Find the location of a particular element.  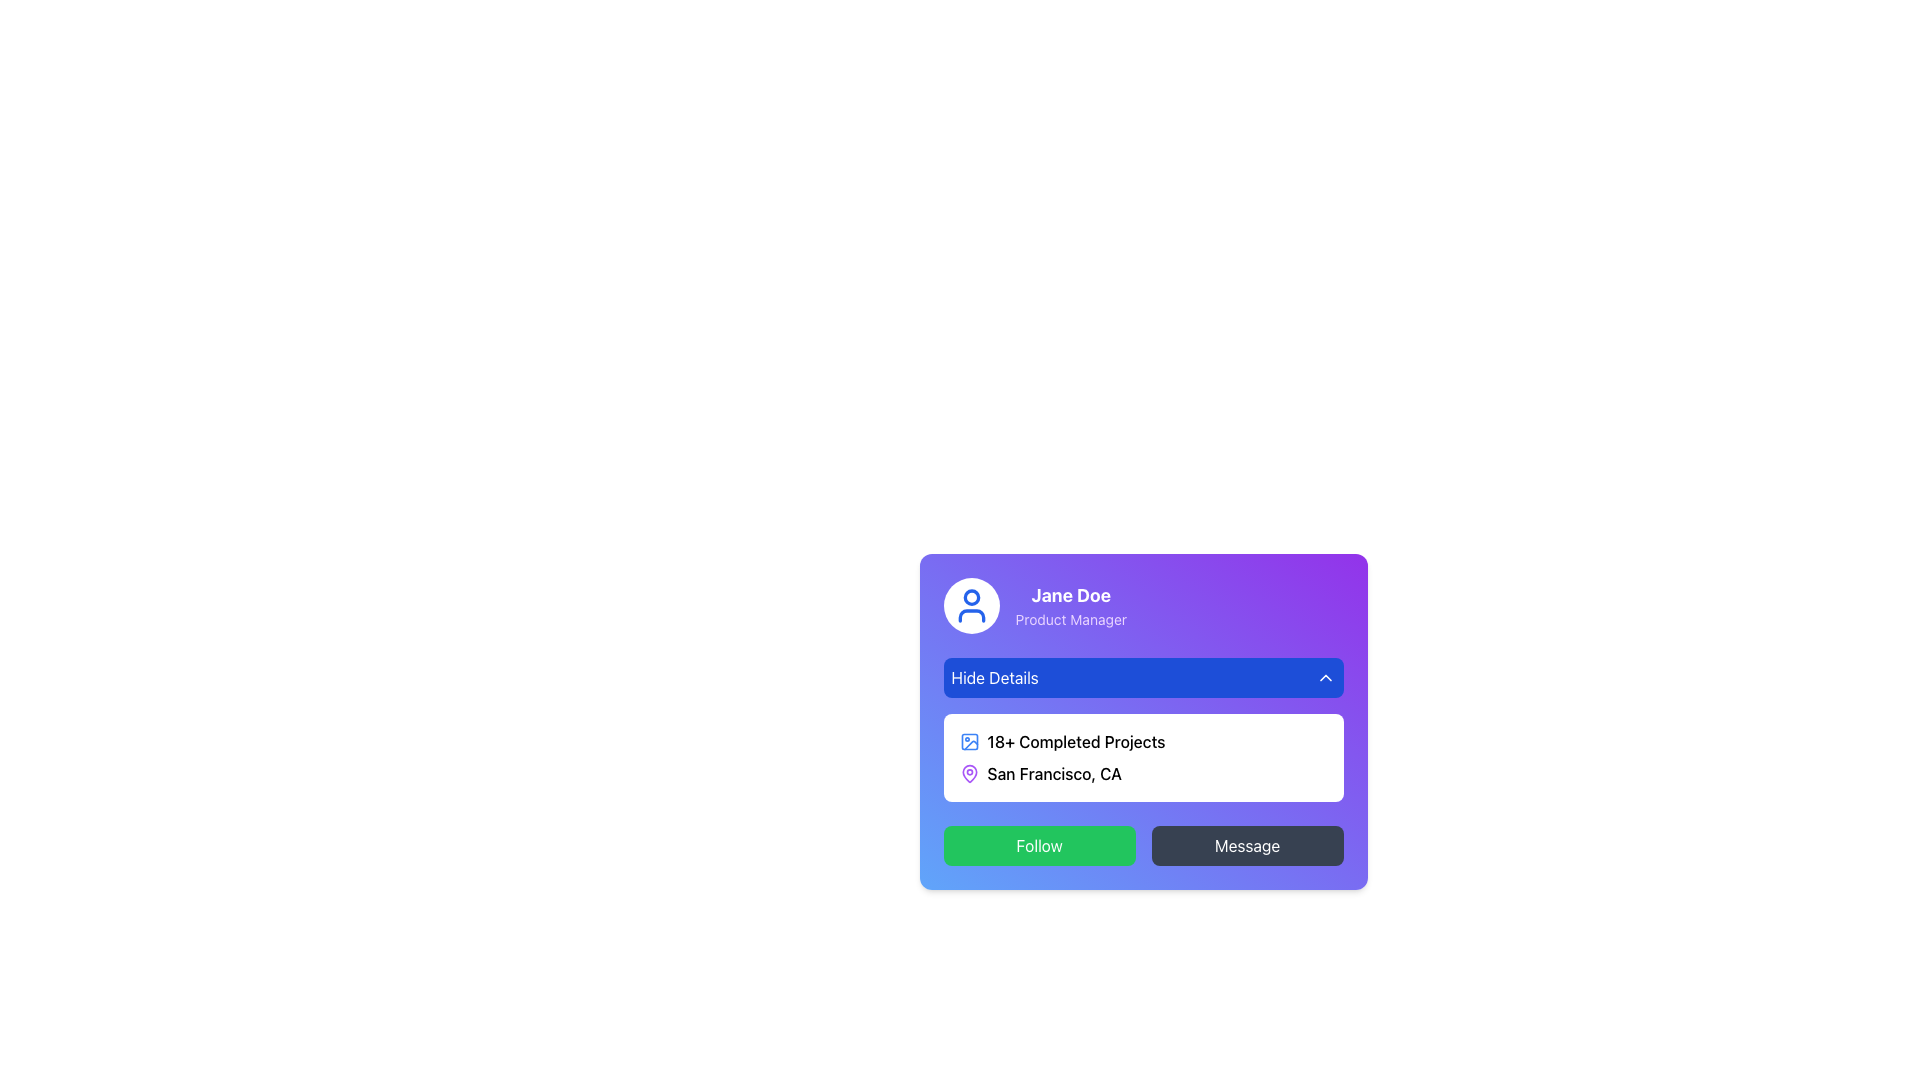

the green 'Follow' button with rounded corners located at the bottom of the profile card is located at coordinates (1039, 845).